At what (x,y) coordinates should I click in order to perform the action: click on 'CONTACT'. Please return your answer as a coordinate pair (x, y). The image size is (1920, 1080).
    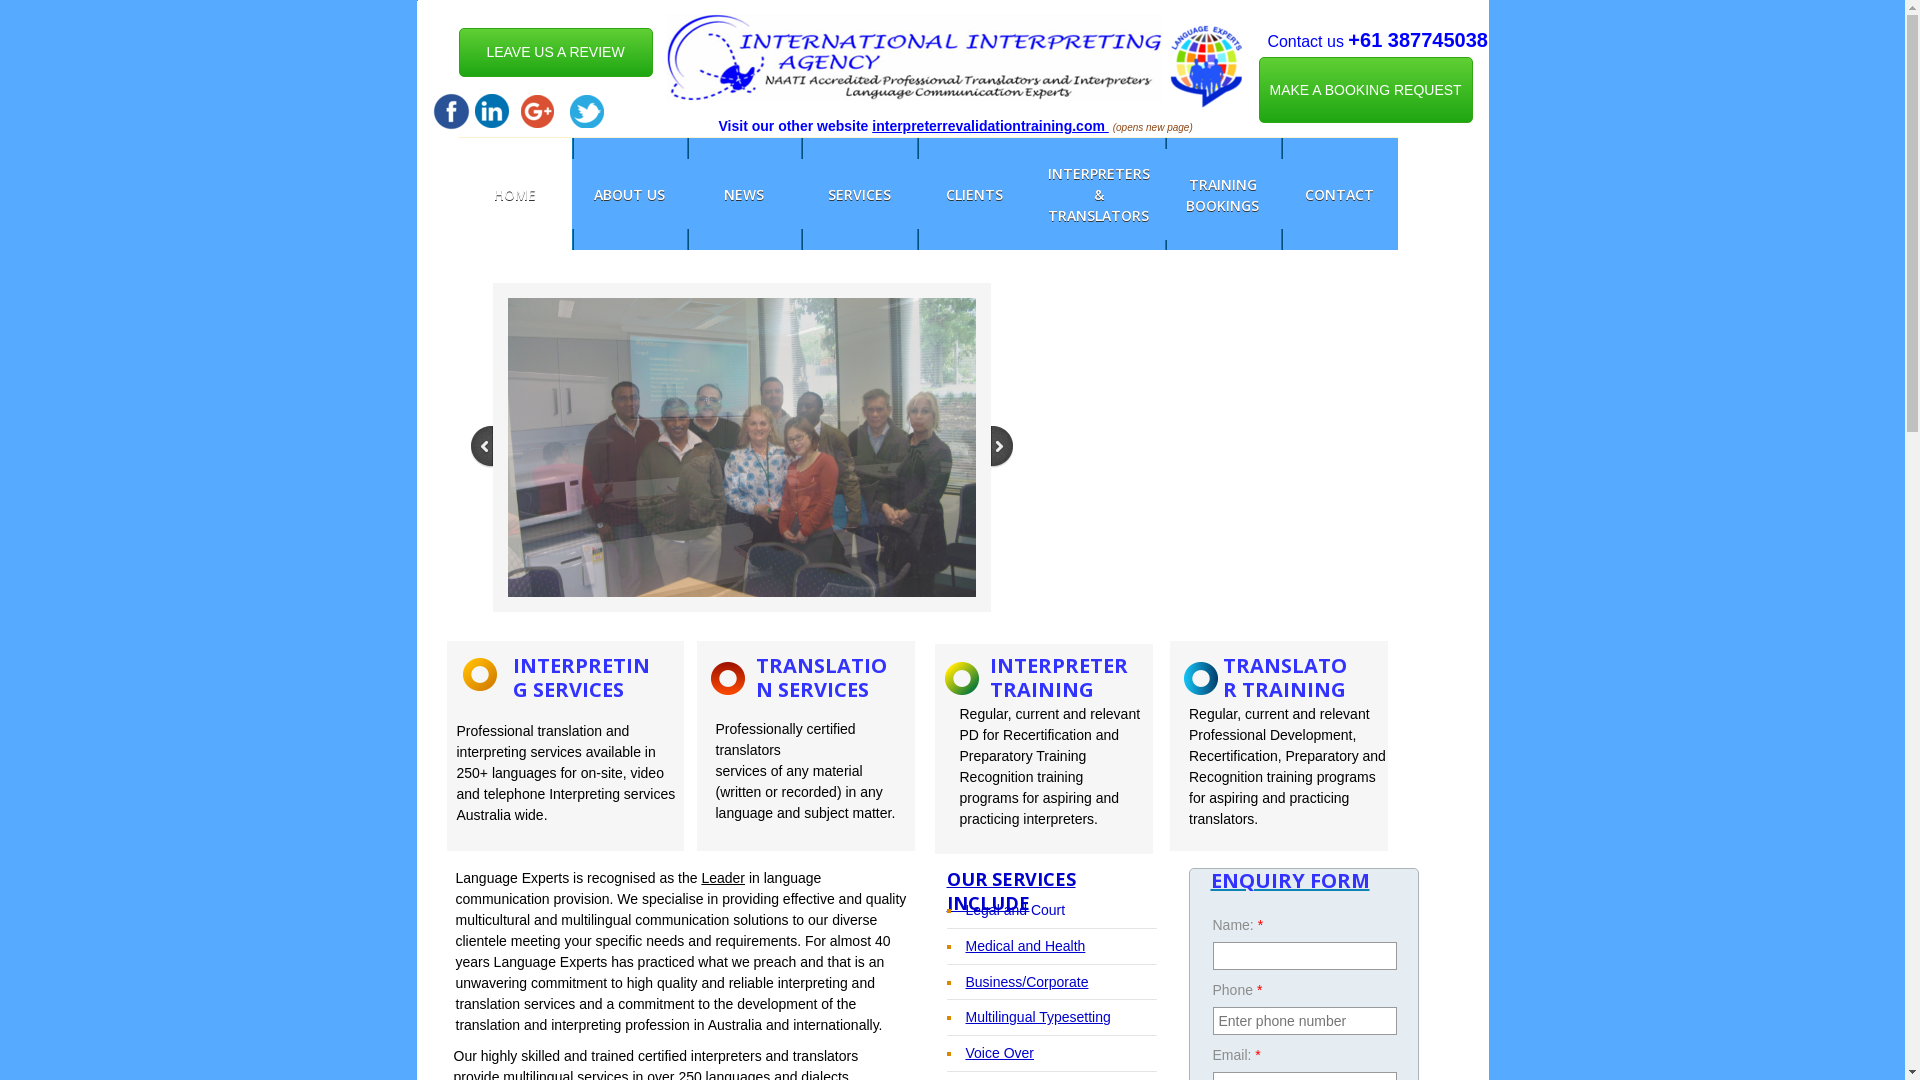
    Looking at the image, I should click on (1339, 193).